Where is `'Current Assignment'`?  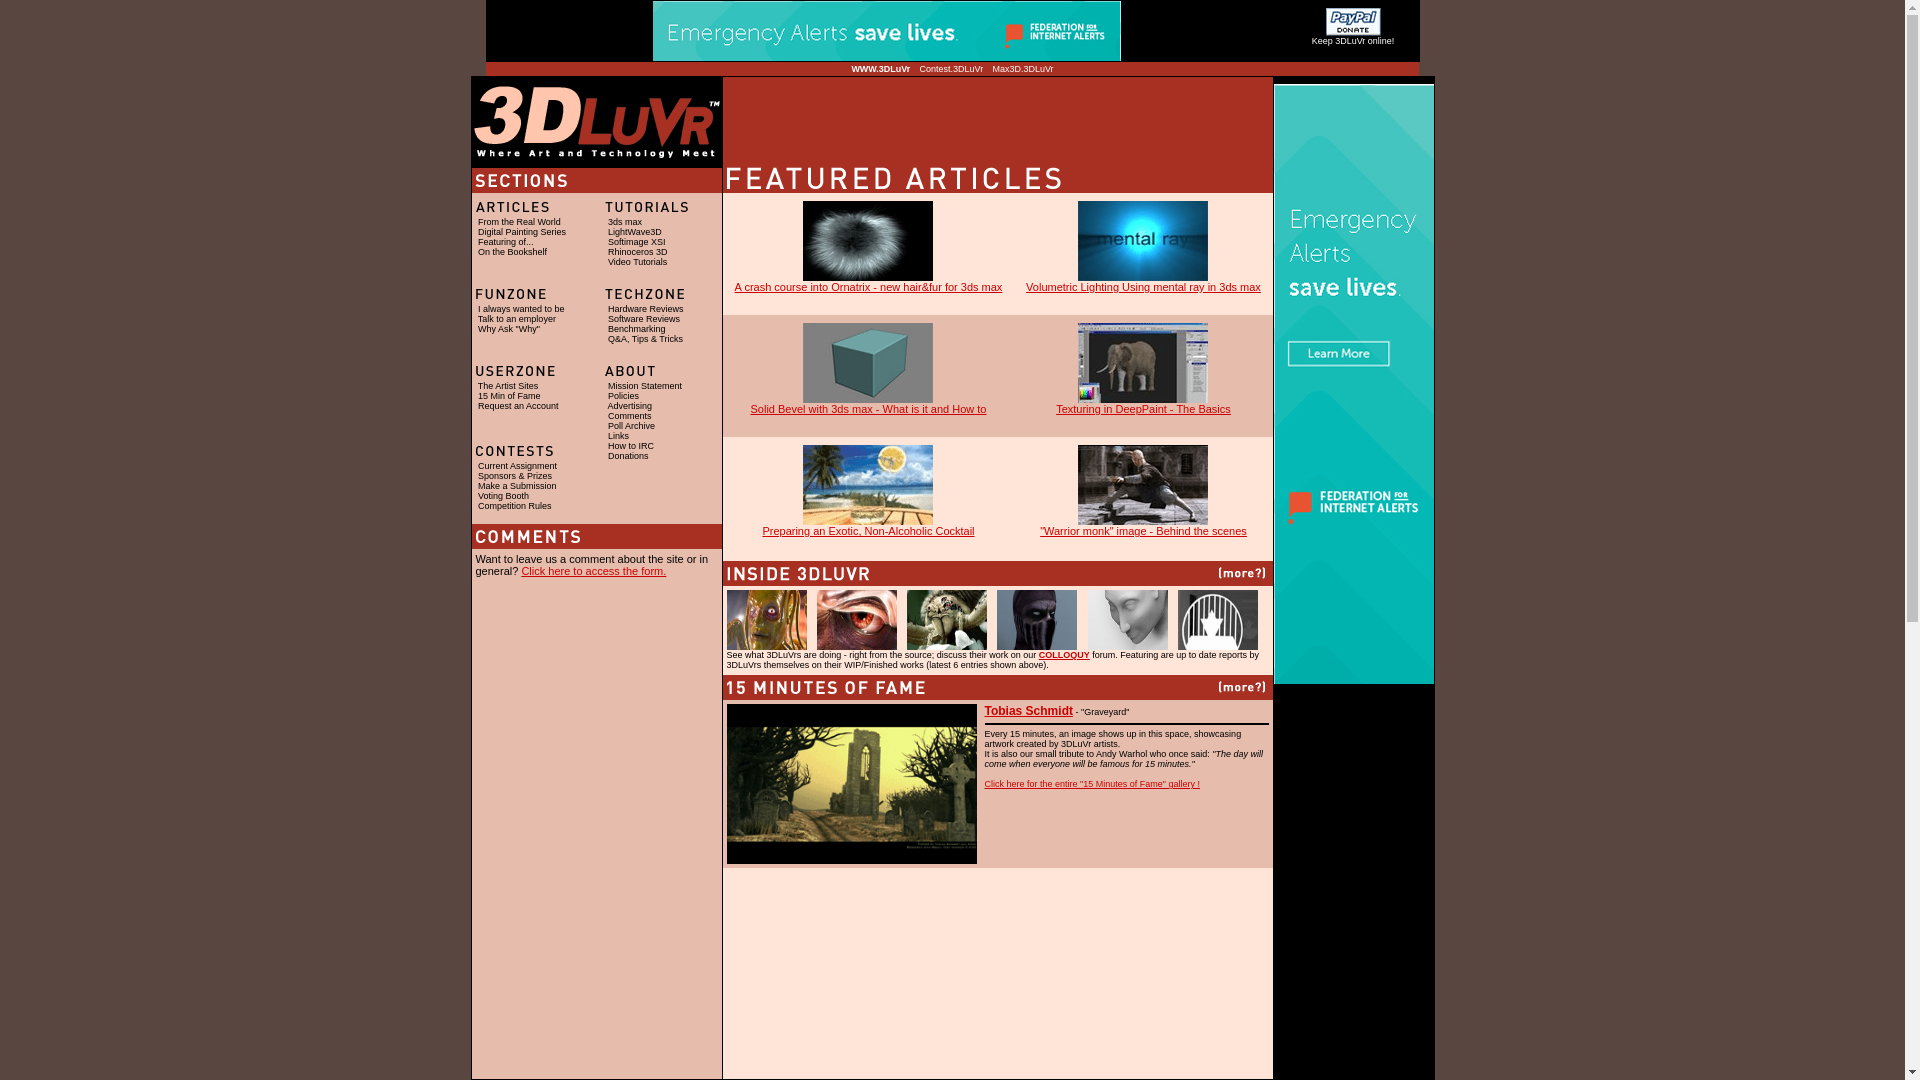 'Current Assignment' is located at coordinates (517, 466).